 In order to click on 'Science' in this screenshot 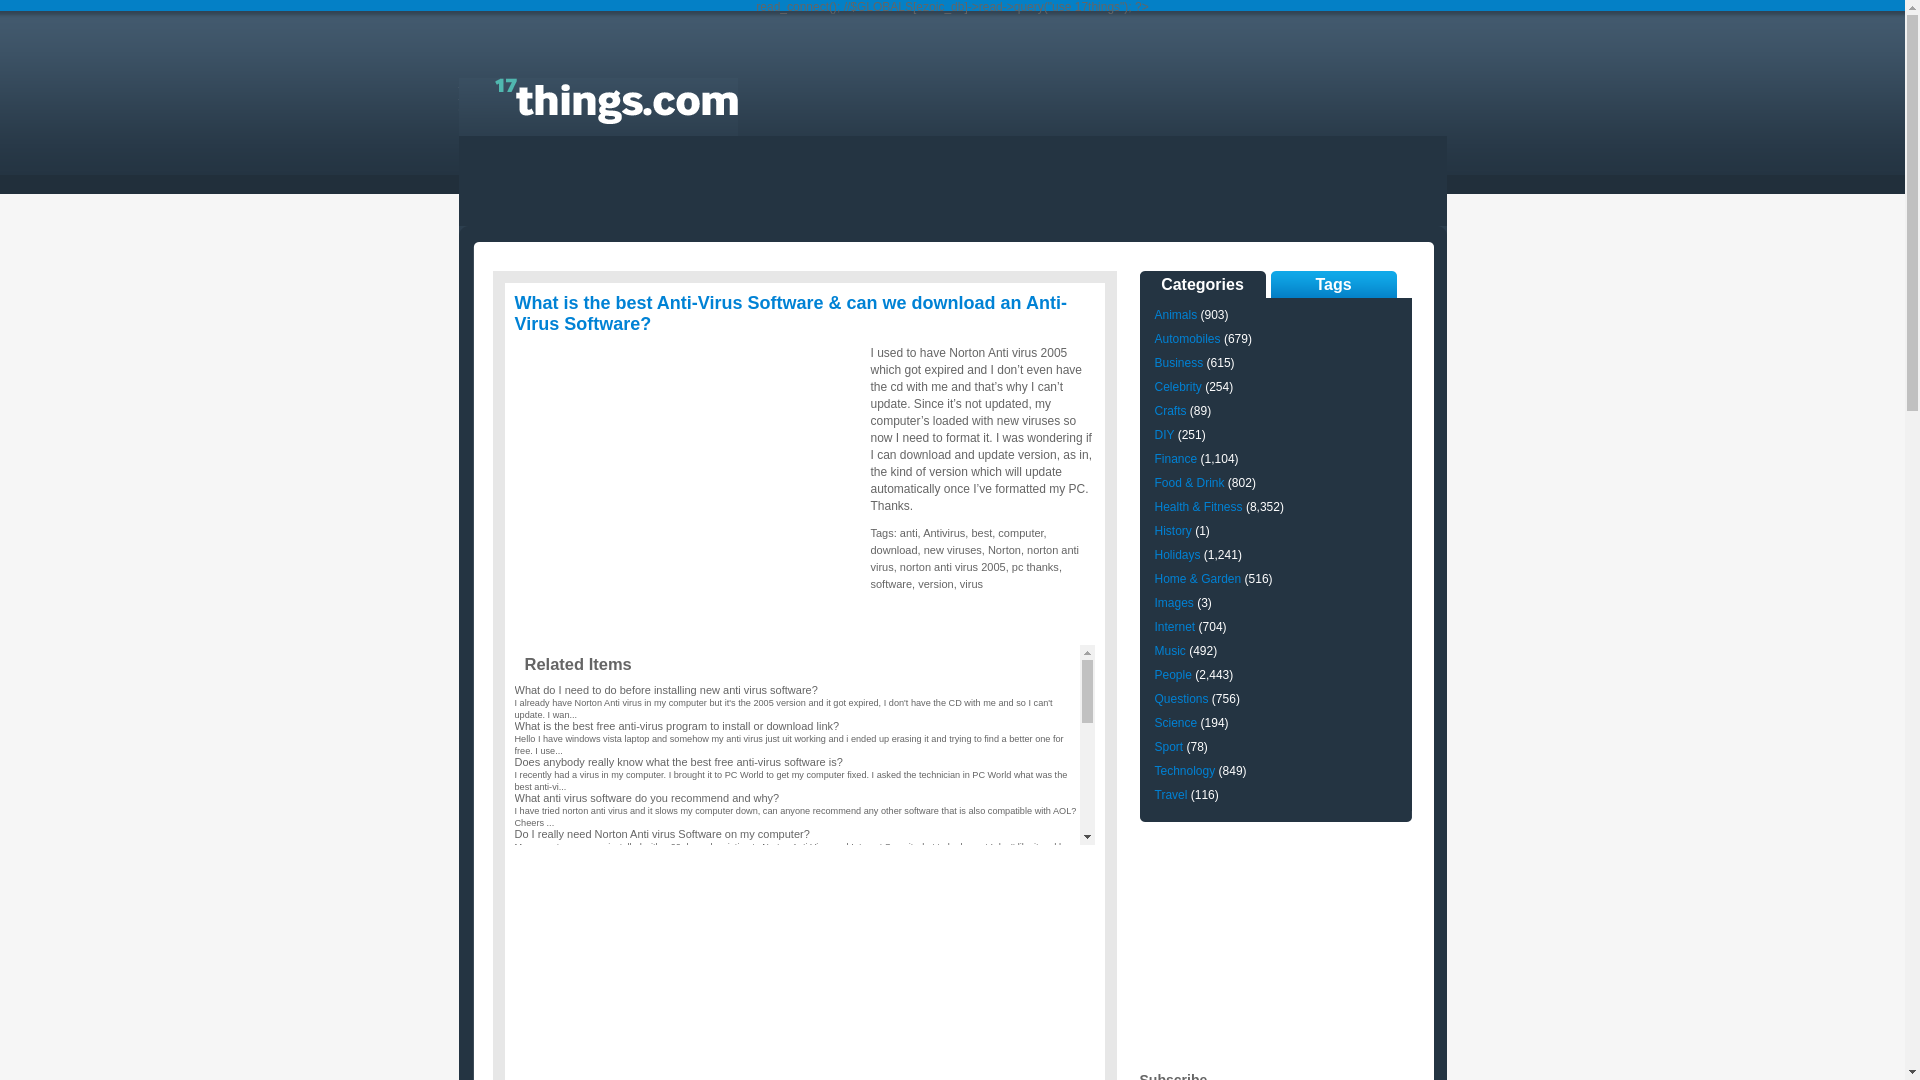, I will do `click(1175, 722)`.